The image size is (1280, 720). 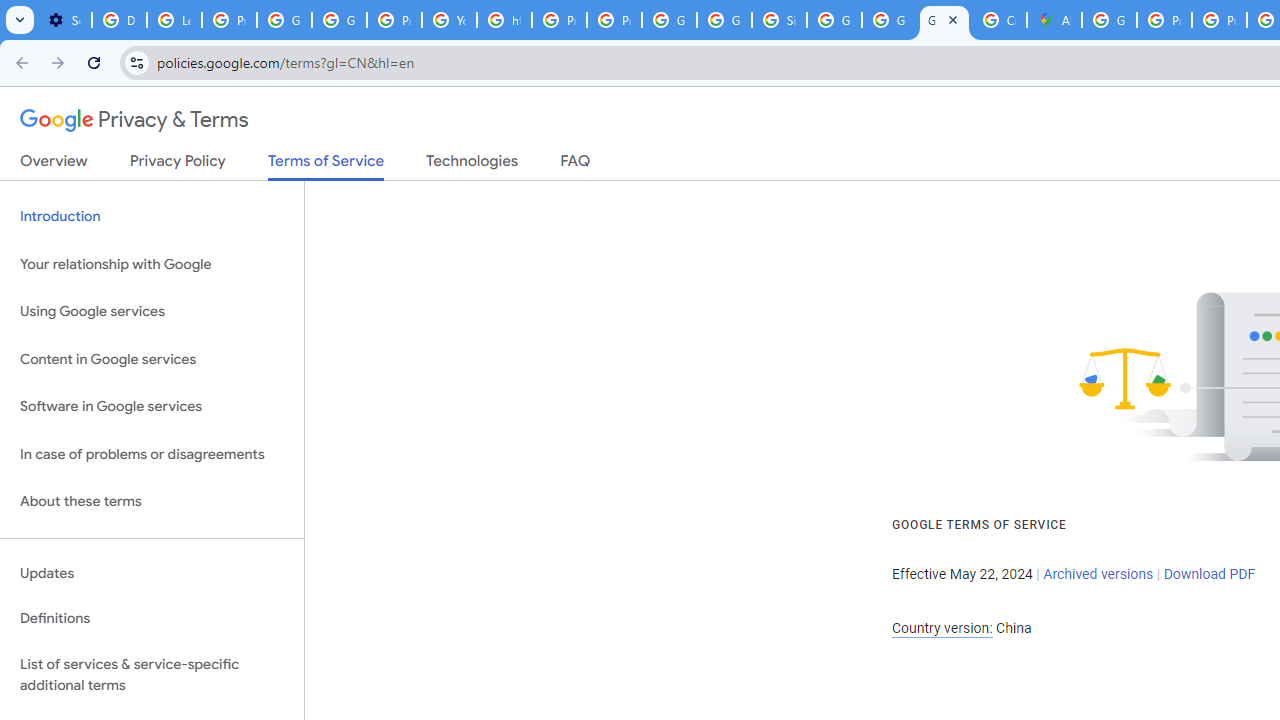 What do you see at coordinates (151, 618) in the screenshot?
I see `'Definitions'` at bounding box center [151, 618].